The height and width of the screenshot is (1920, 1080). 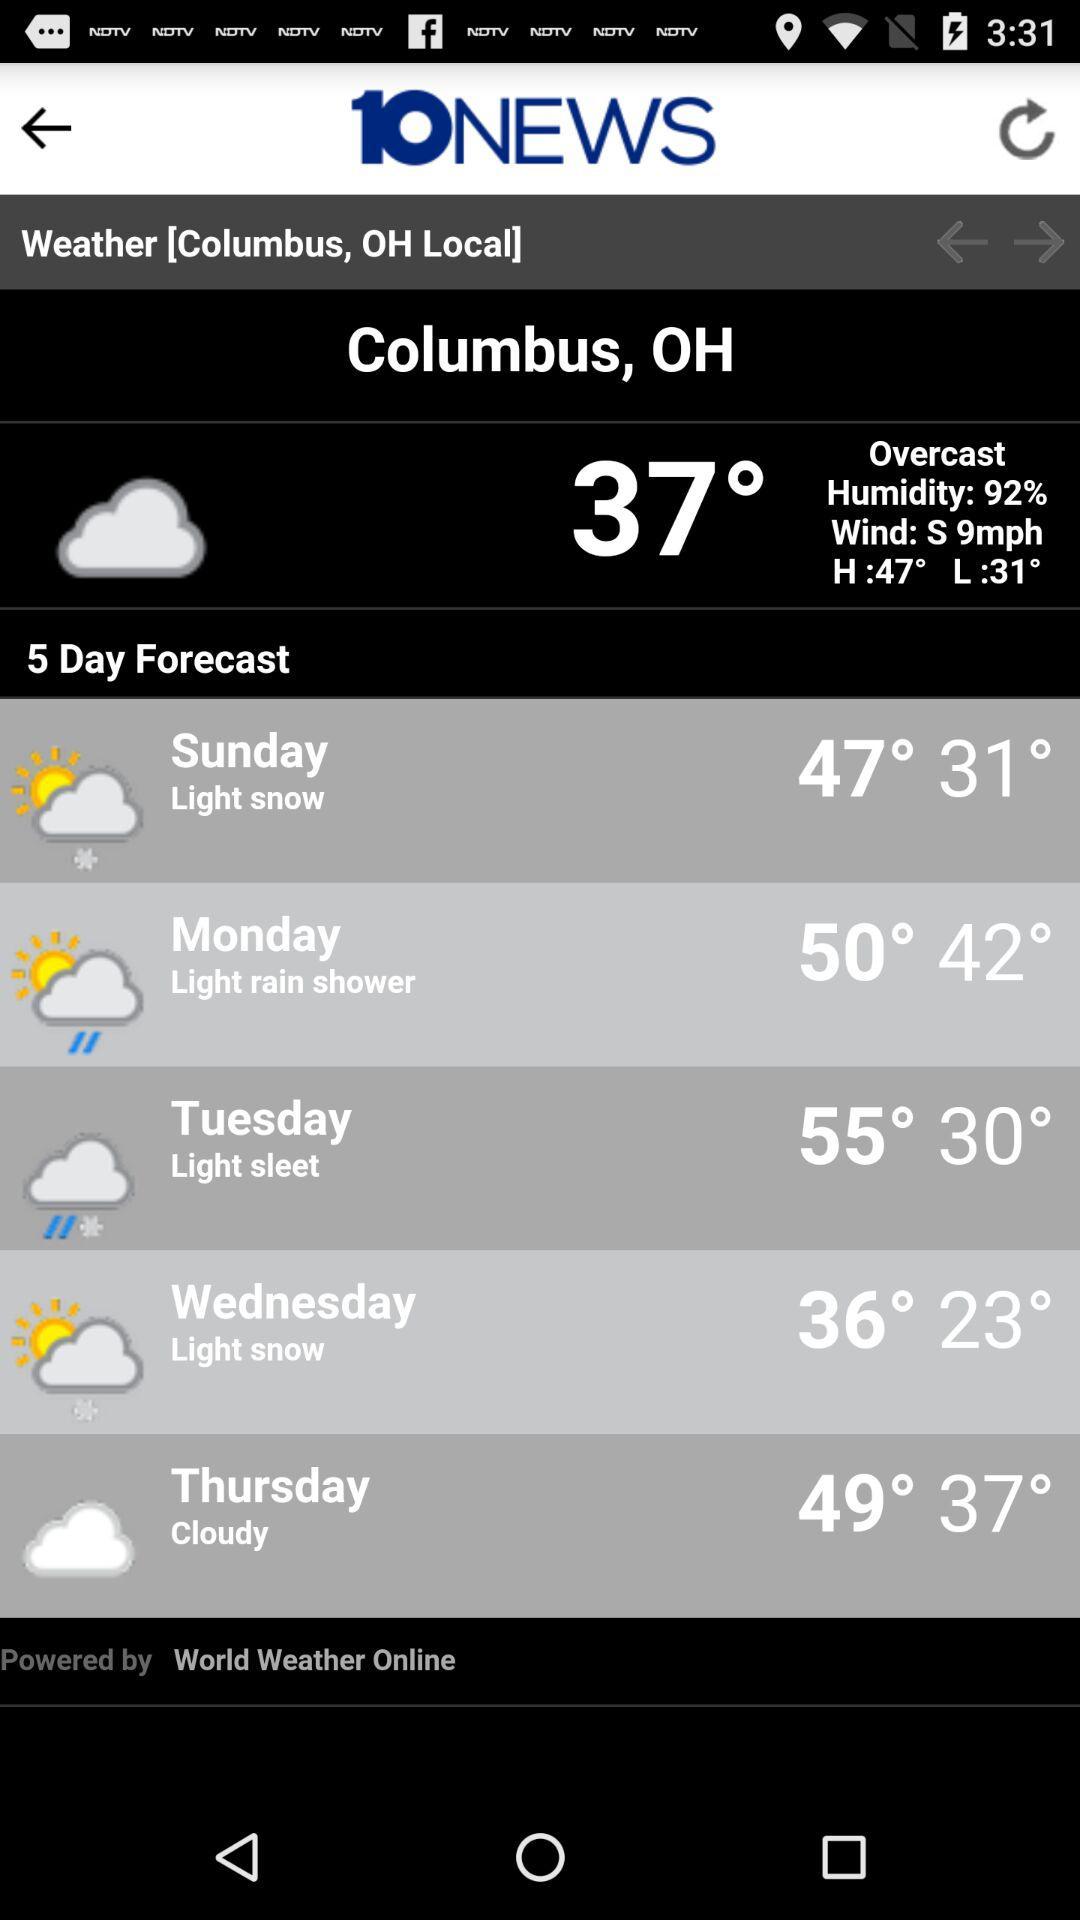 What do you see at coordinates (1038, 241) in the screenshot?
I see `back` at bounding box center [1038, 241].